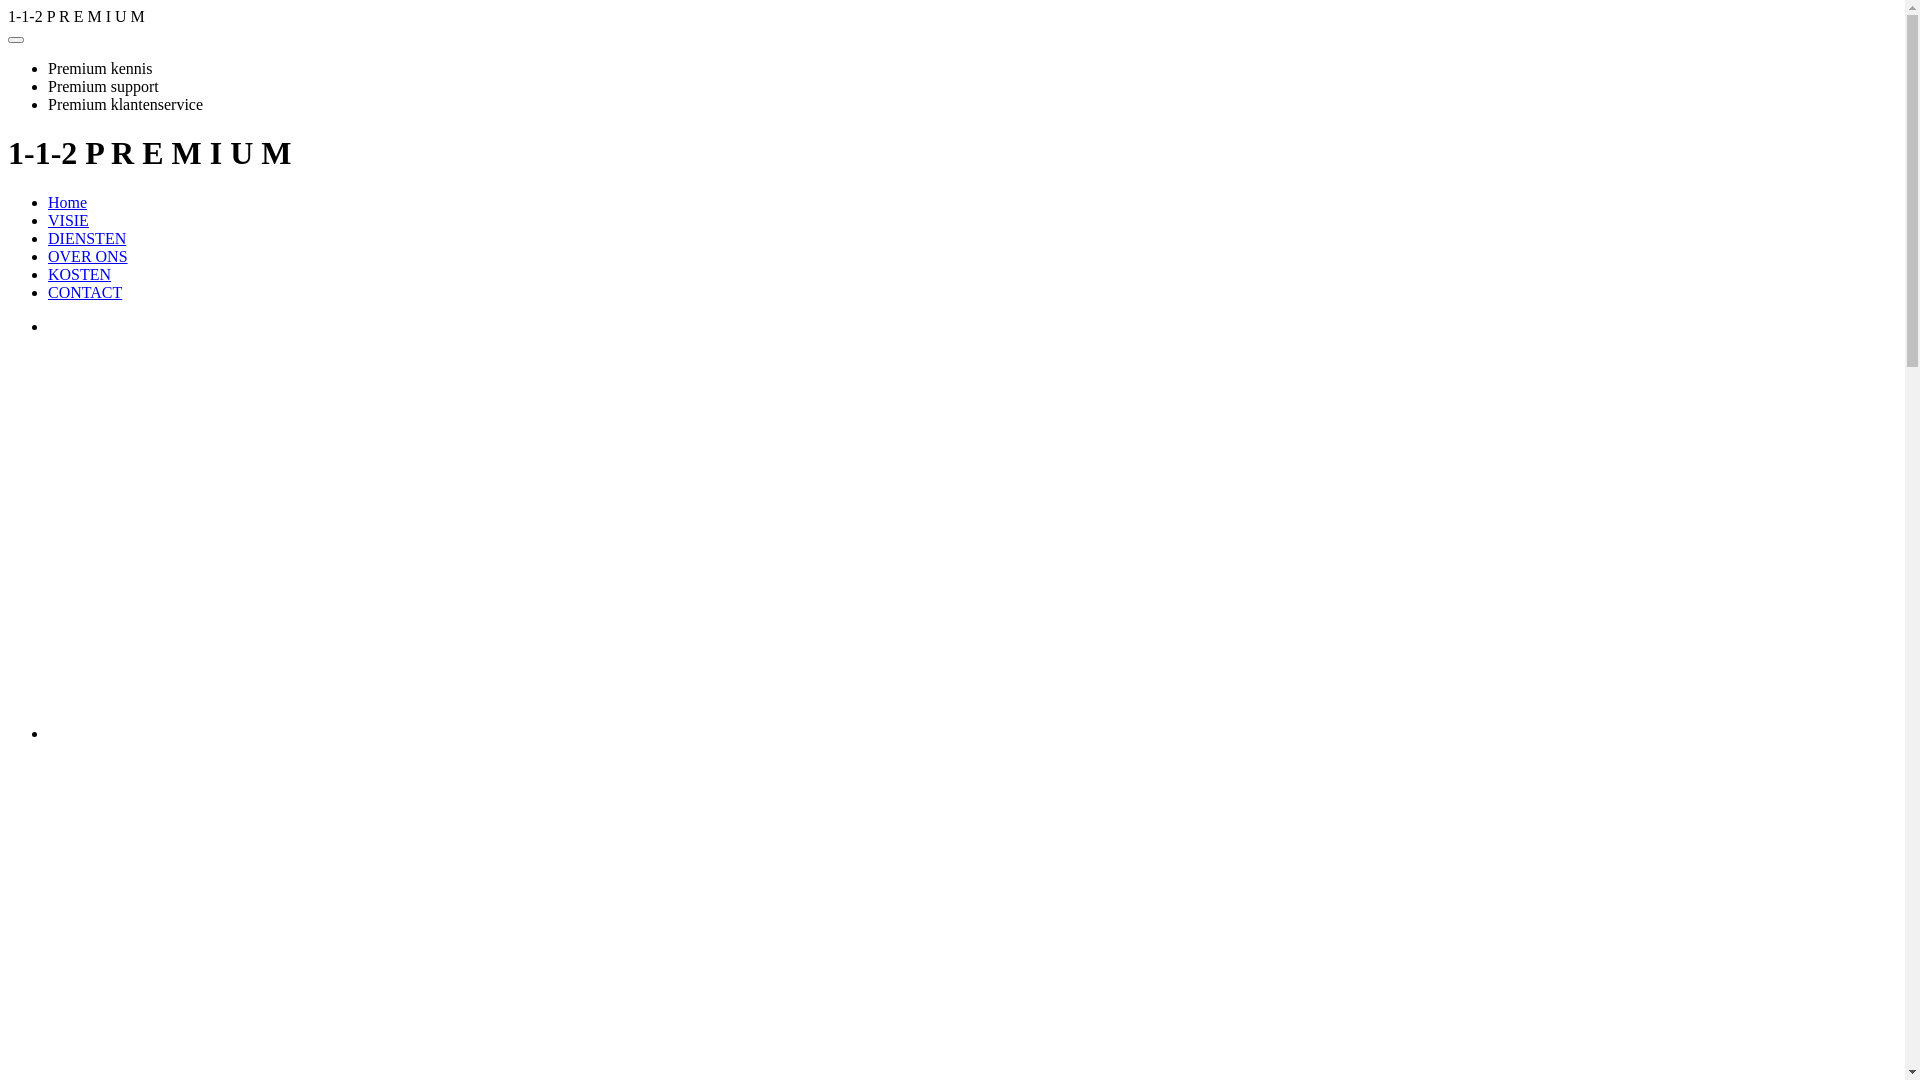  Describe the element at coordinates (79, 274) in the screenshot. I see `'KOSTEN'` at that location.